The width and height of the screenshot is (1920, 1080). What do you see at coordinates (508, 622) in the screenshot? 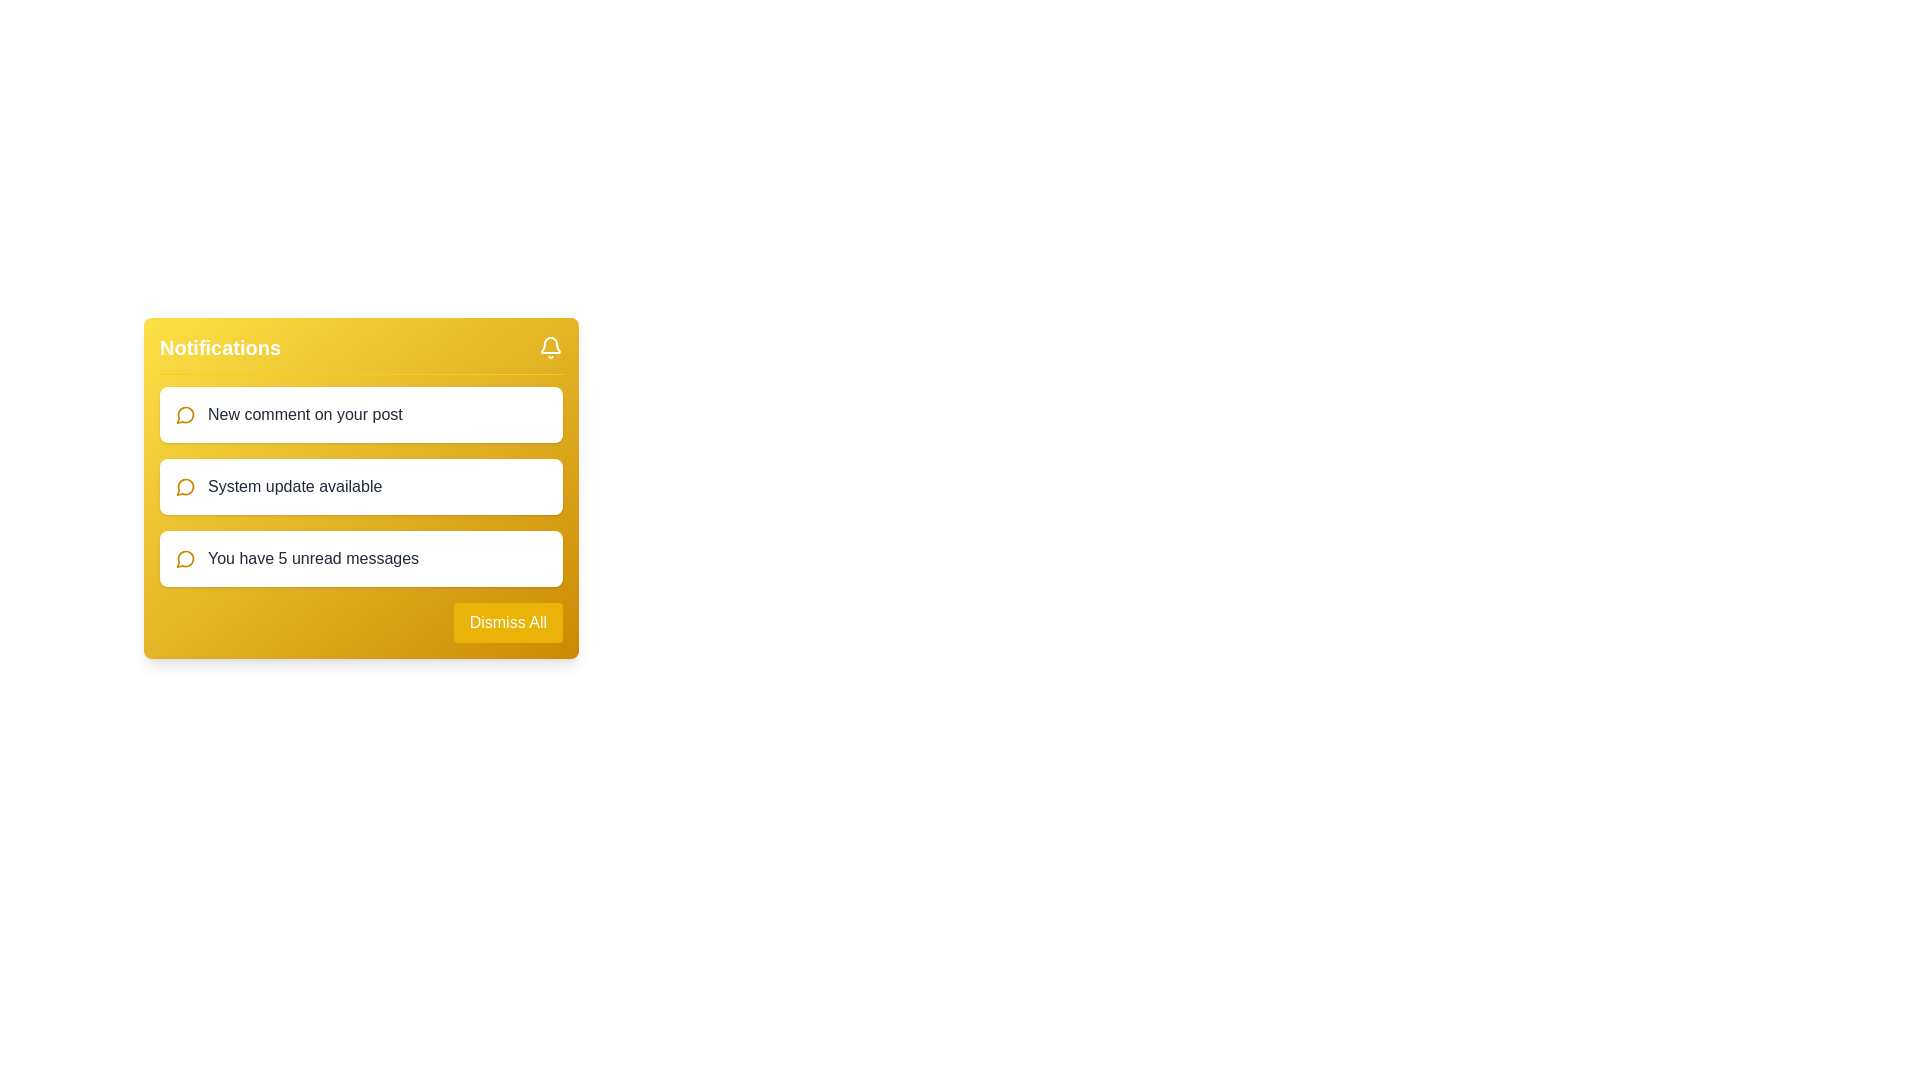
I see `the dismiss all notifications button located at the bottom-right corner of the notification panel with a golden background` at bounding box center [508, 622].